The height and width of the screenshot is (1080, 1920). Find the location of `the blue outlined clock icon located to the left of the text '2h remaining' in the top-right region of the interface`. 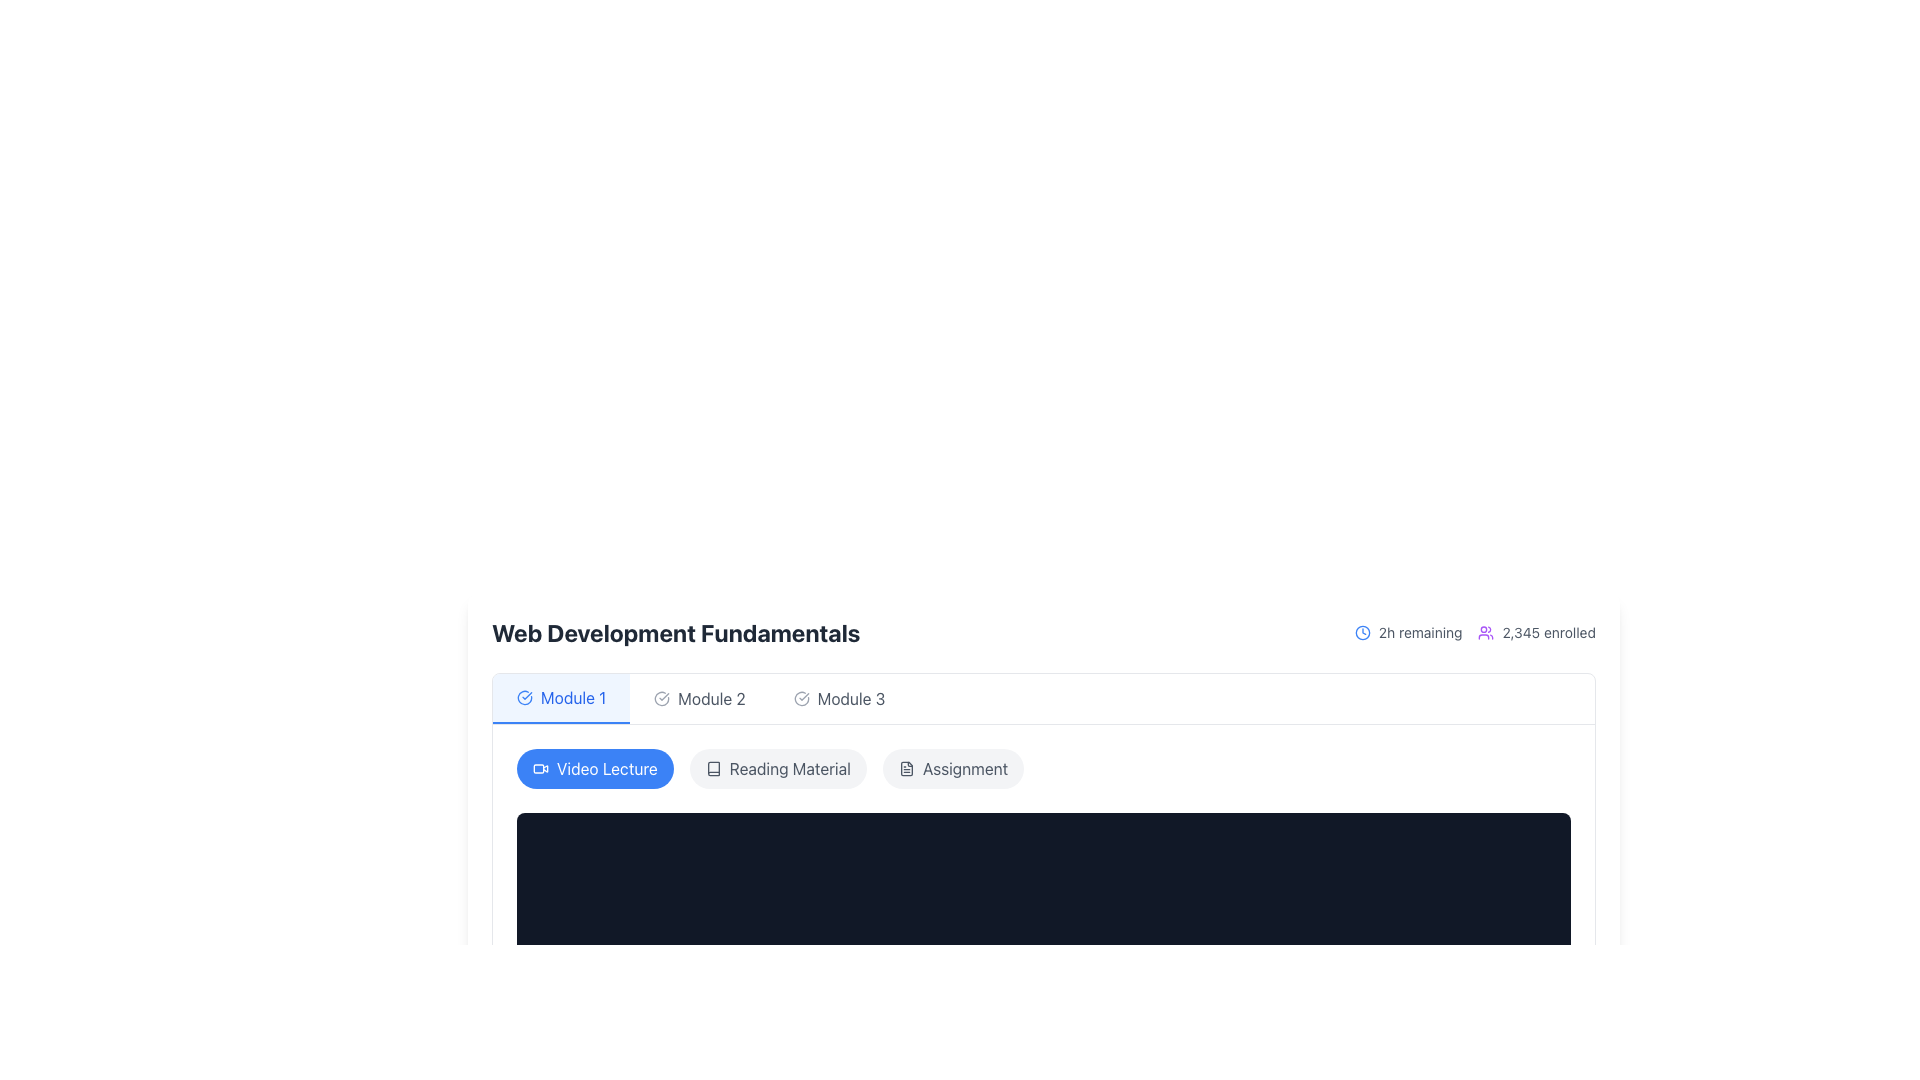

the blue outlined clock icon located to the left of the text '2h remaining' in the top-right region of the interface is located at coordinates (1361, 632).